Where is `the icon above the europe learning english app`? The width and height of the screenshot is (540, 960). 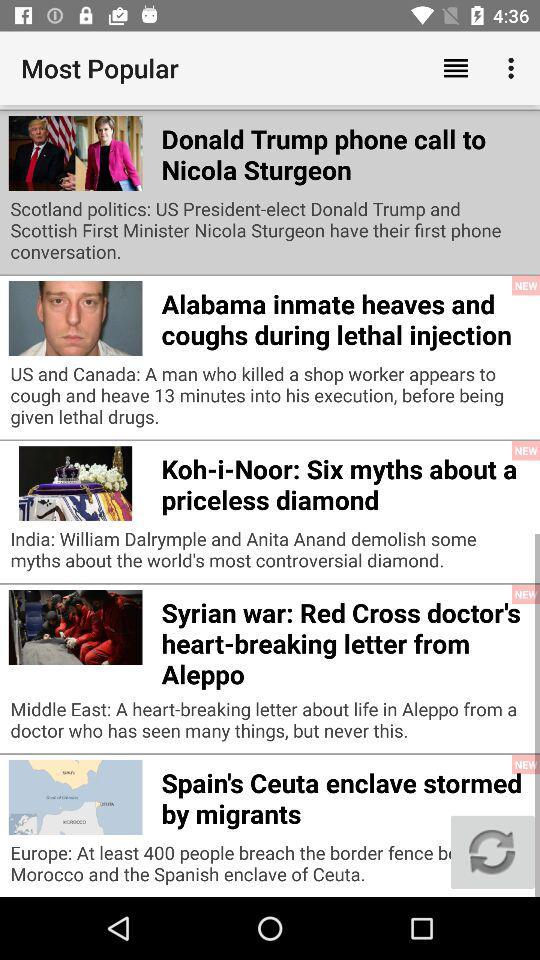
the icon above the europe learning english app is located at coordinates (455, 68).